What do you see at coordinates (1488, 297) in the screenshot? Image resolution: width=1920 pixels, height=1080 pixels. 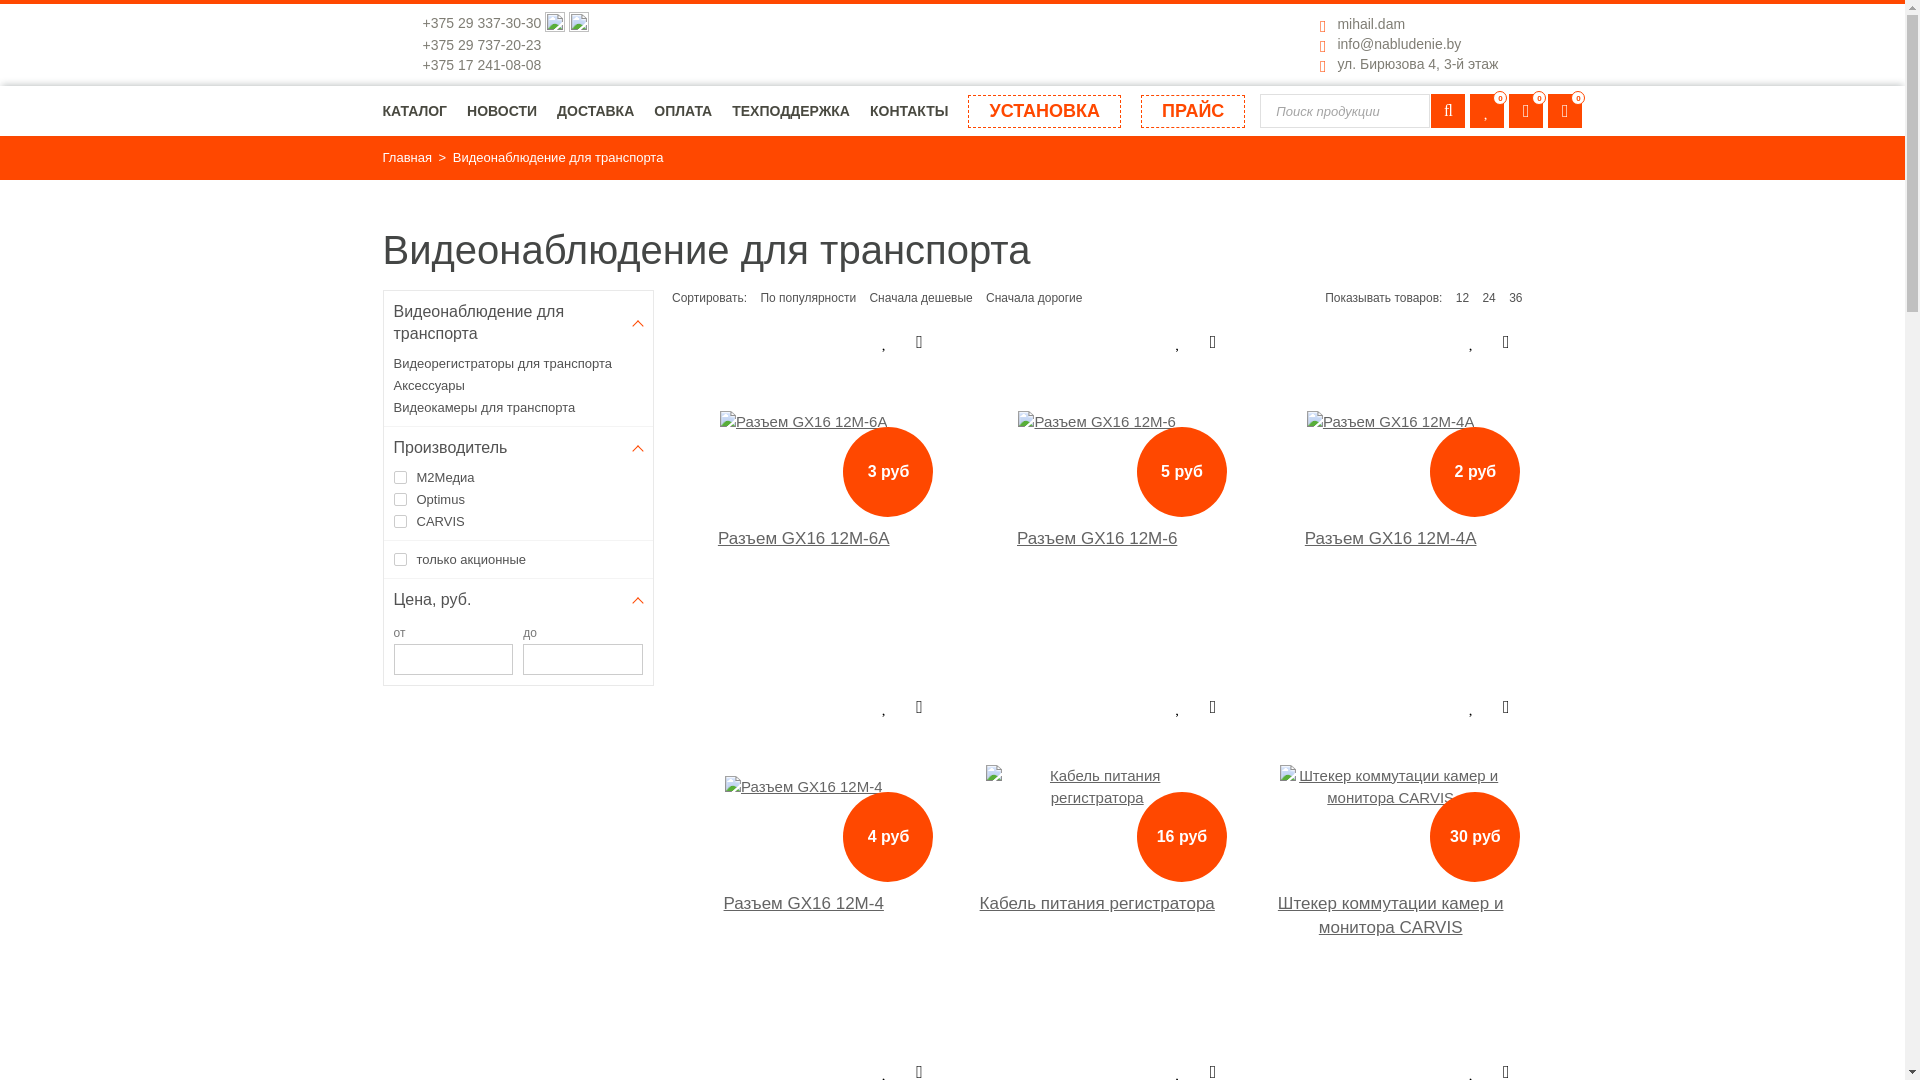 I see `'24'` at bounding box center [1488, 297].